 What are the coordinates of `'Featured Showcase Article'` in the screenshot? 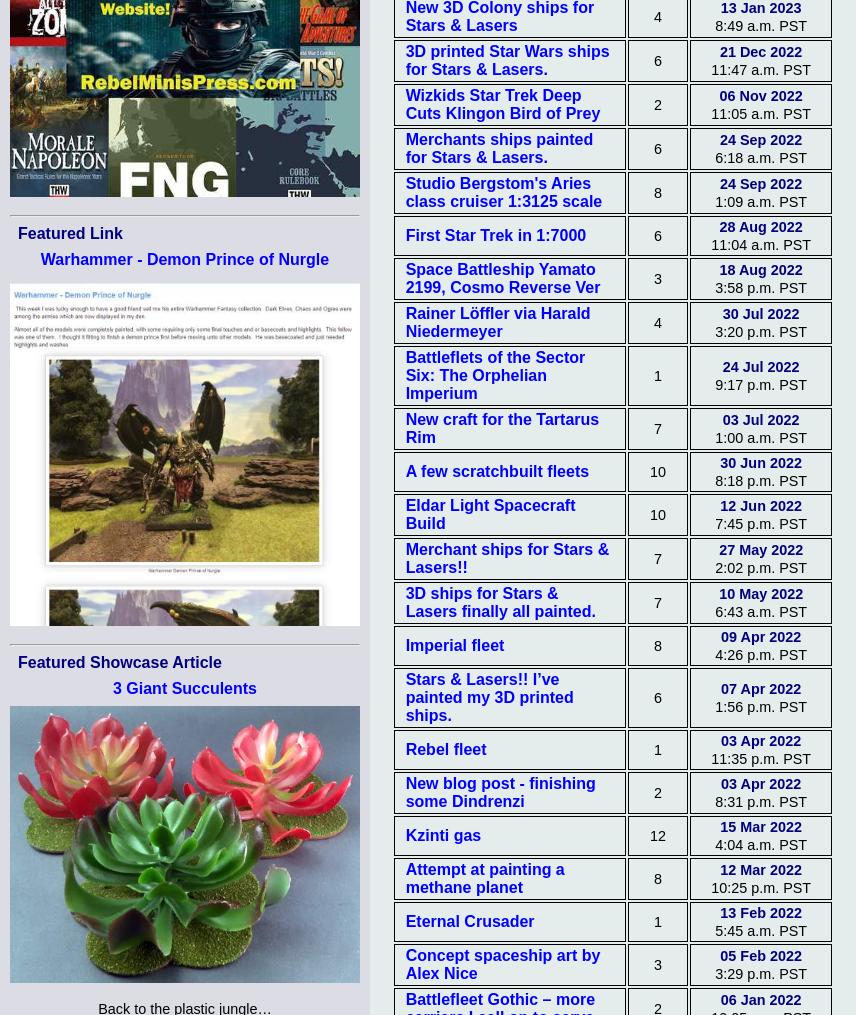 It's located at (118, 661).